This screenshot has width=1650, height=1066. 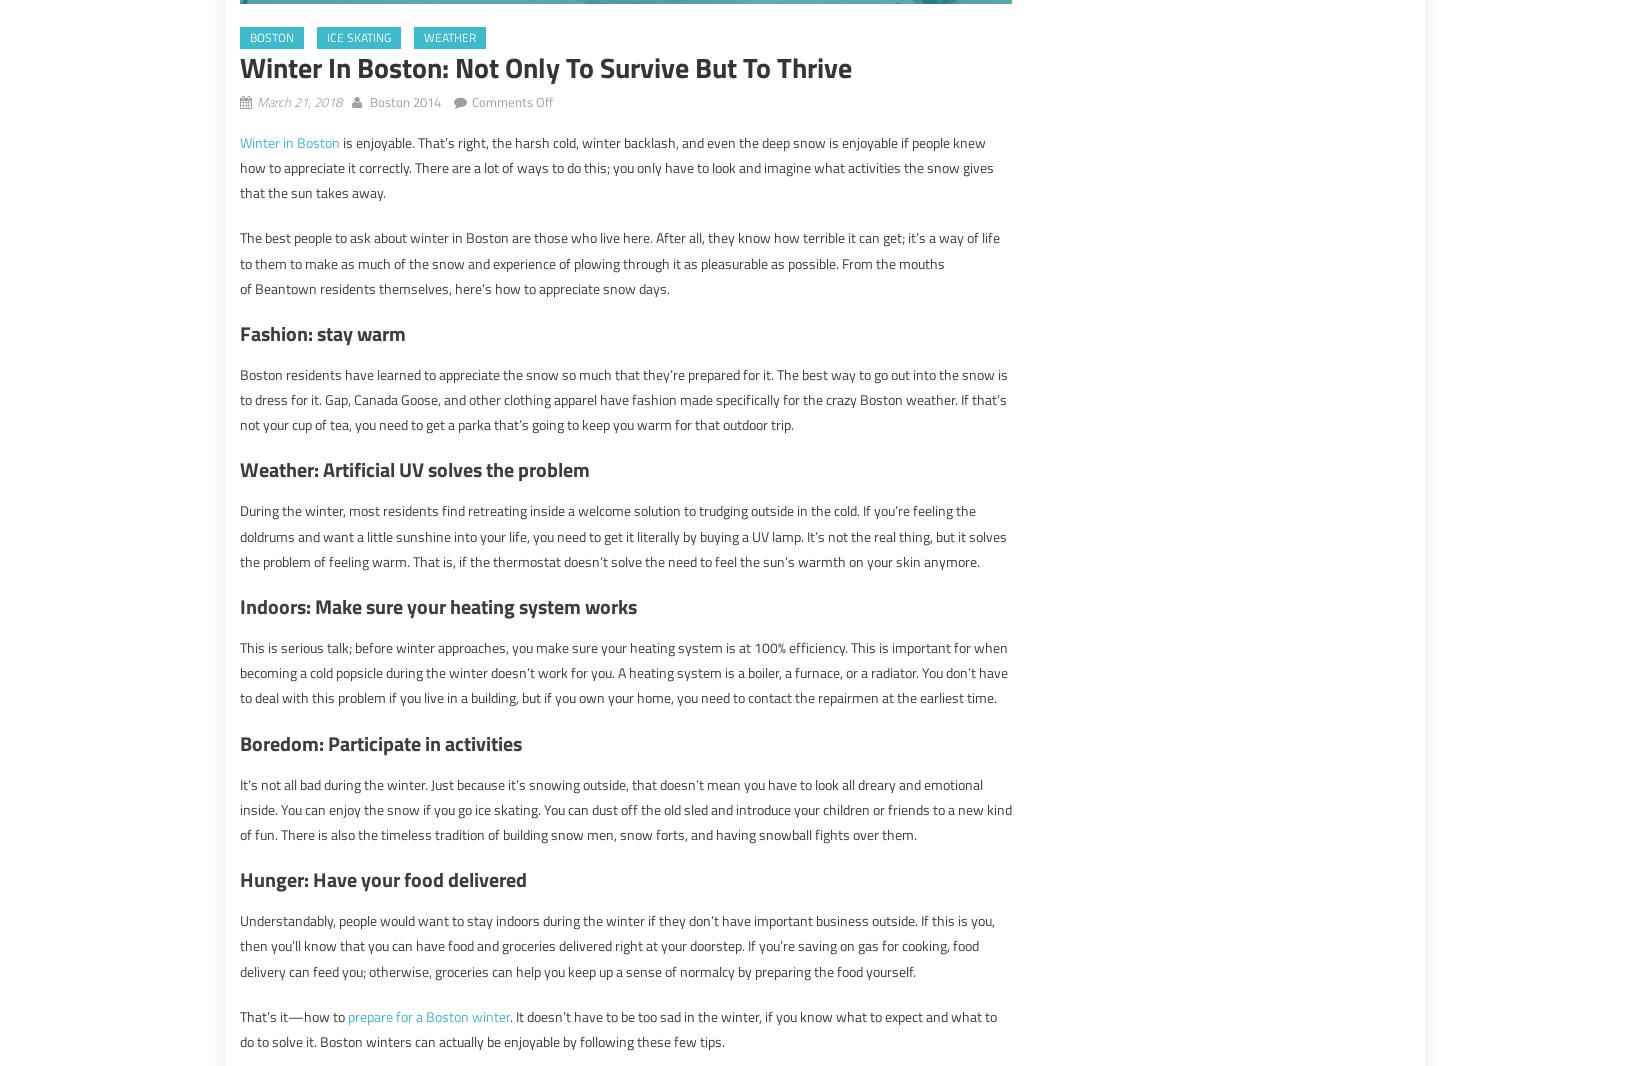 I want to click on 'The best people to ask about winter in Boston are those who live here. After all, they know how terrible it can get; it’s a way of life to them to make as much of the snow and experience of plowing through it as pleasurable as possible. From the mouths of Beantown residents themselves, here’s how to appreciate snow days.', so click(x=619, y=261).